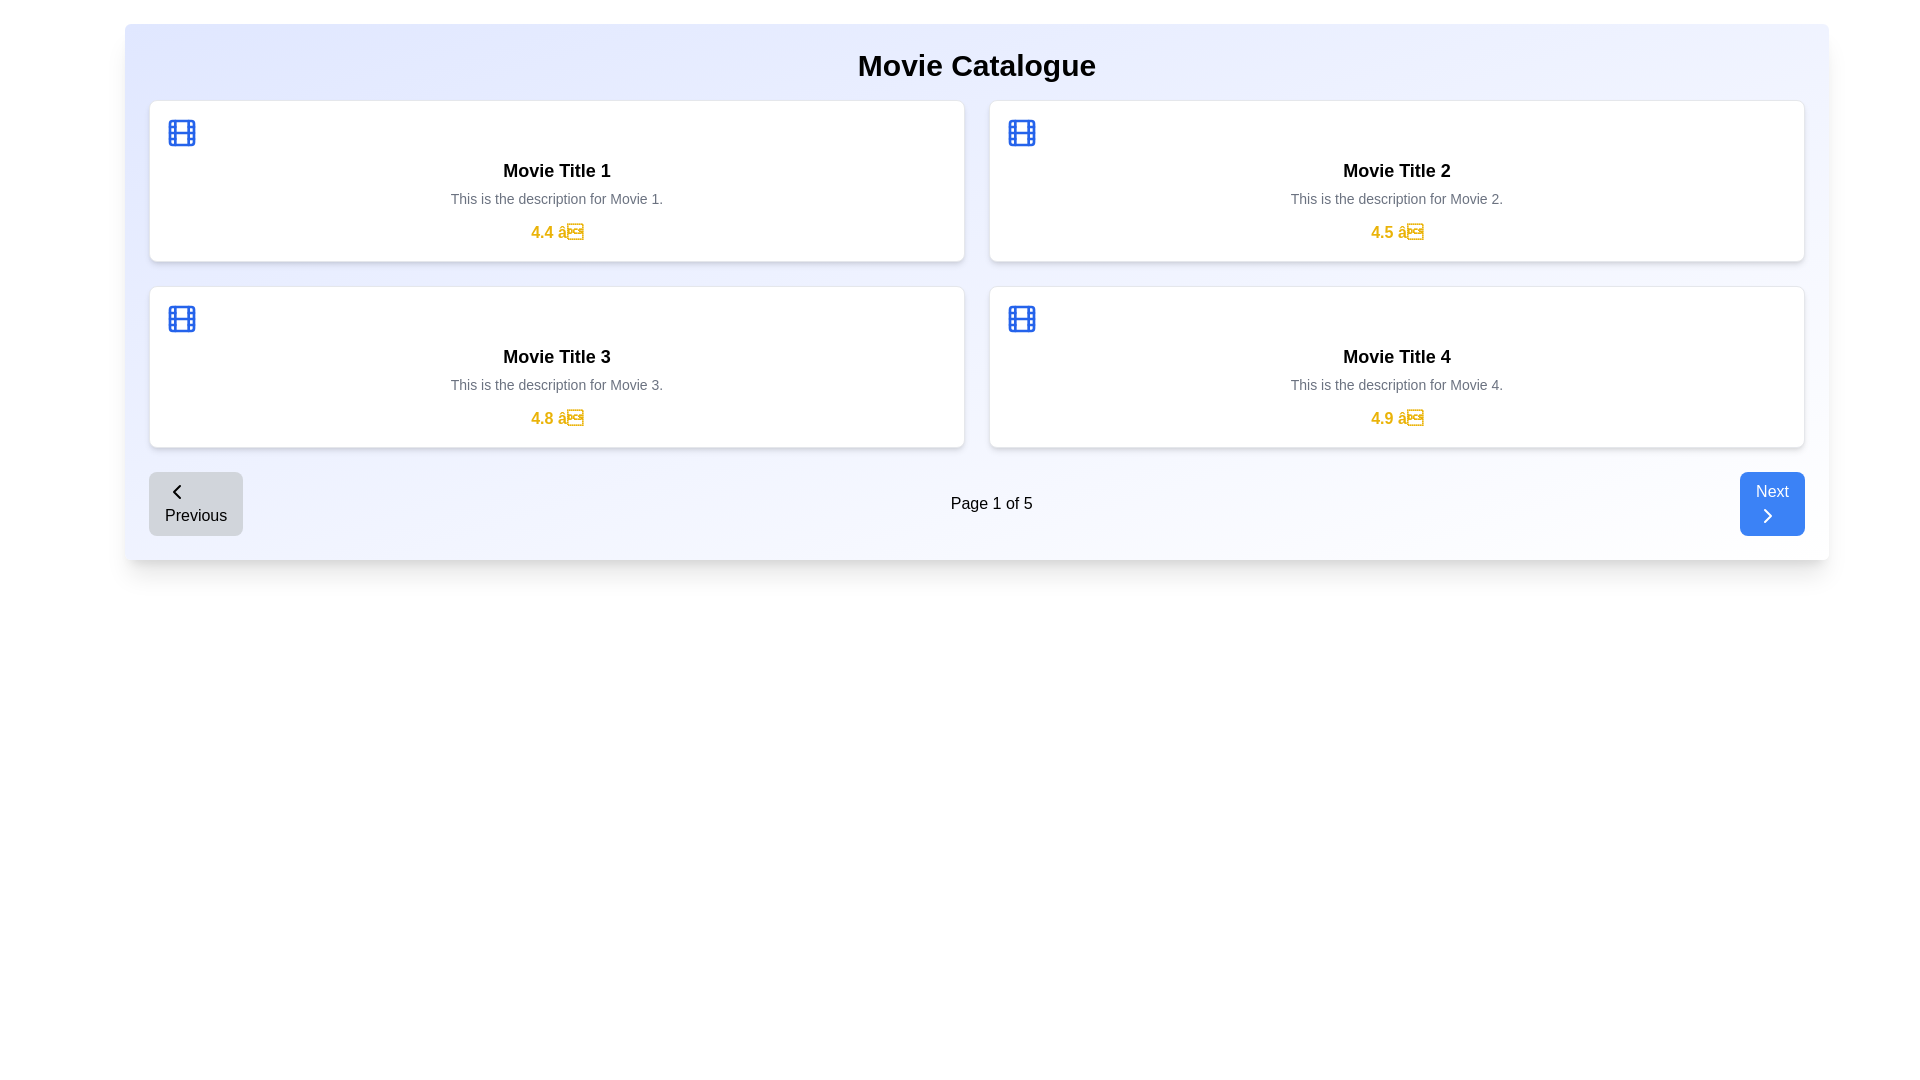 The width and height of the screenshot is (1920, 1080). What do you see at coordinates (1395, 385) in the screenshot?
I see `the description text for 'Movie 4' which is centrally aligned in the card layout, situated below 'Movie Title 4' and above the rating text '4.9'` at bounding box center [1395, 385].